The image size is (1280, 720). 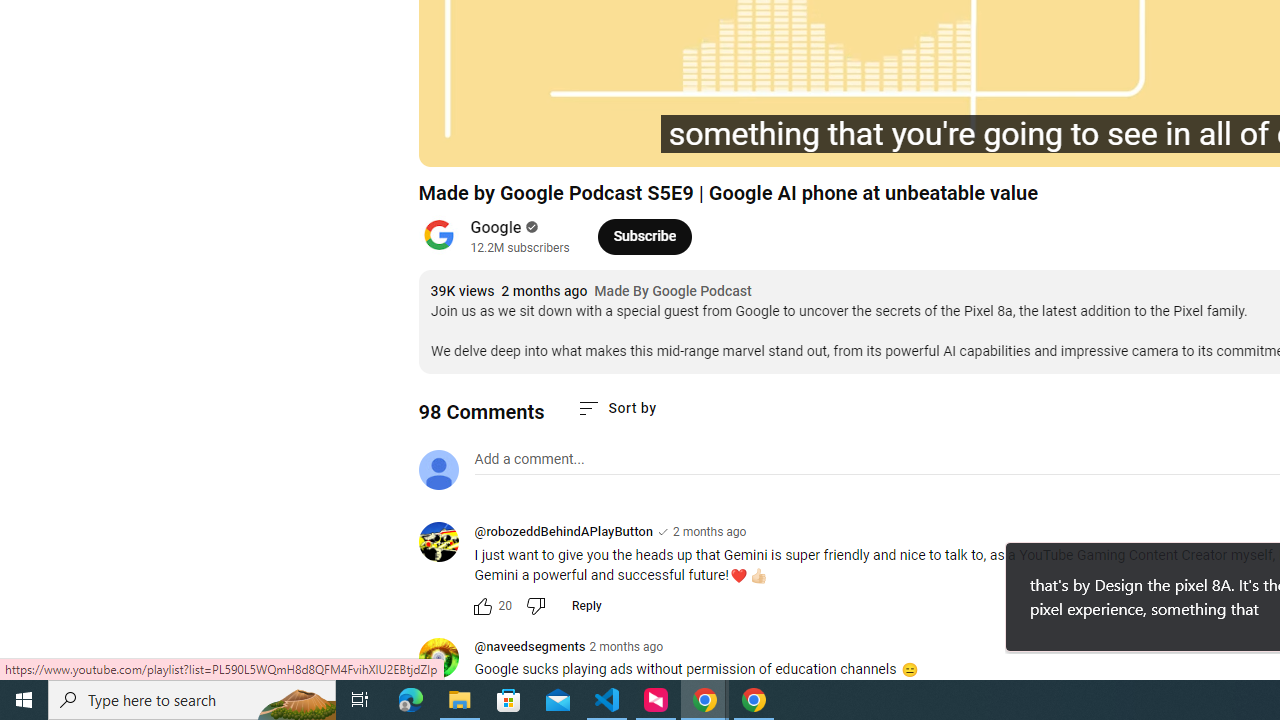 I want to click on 'Made By Google Podcast', so click(x=673, y=291).